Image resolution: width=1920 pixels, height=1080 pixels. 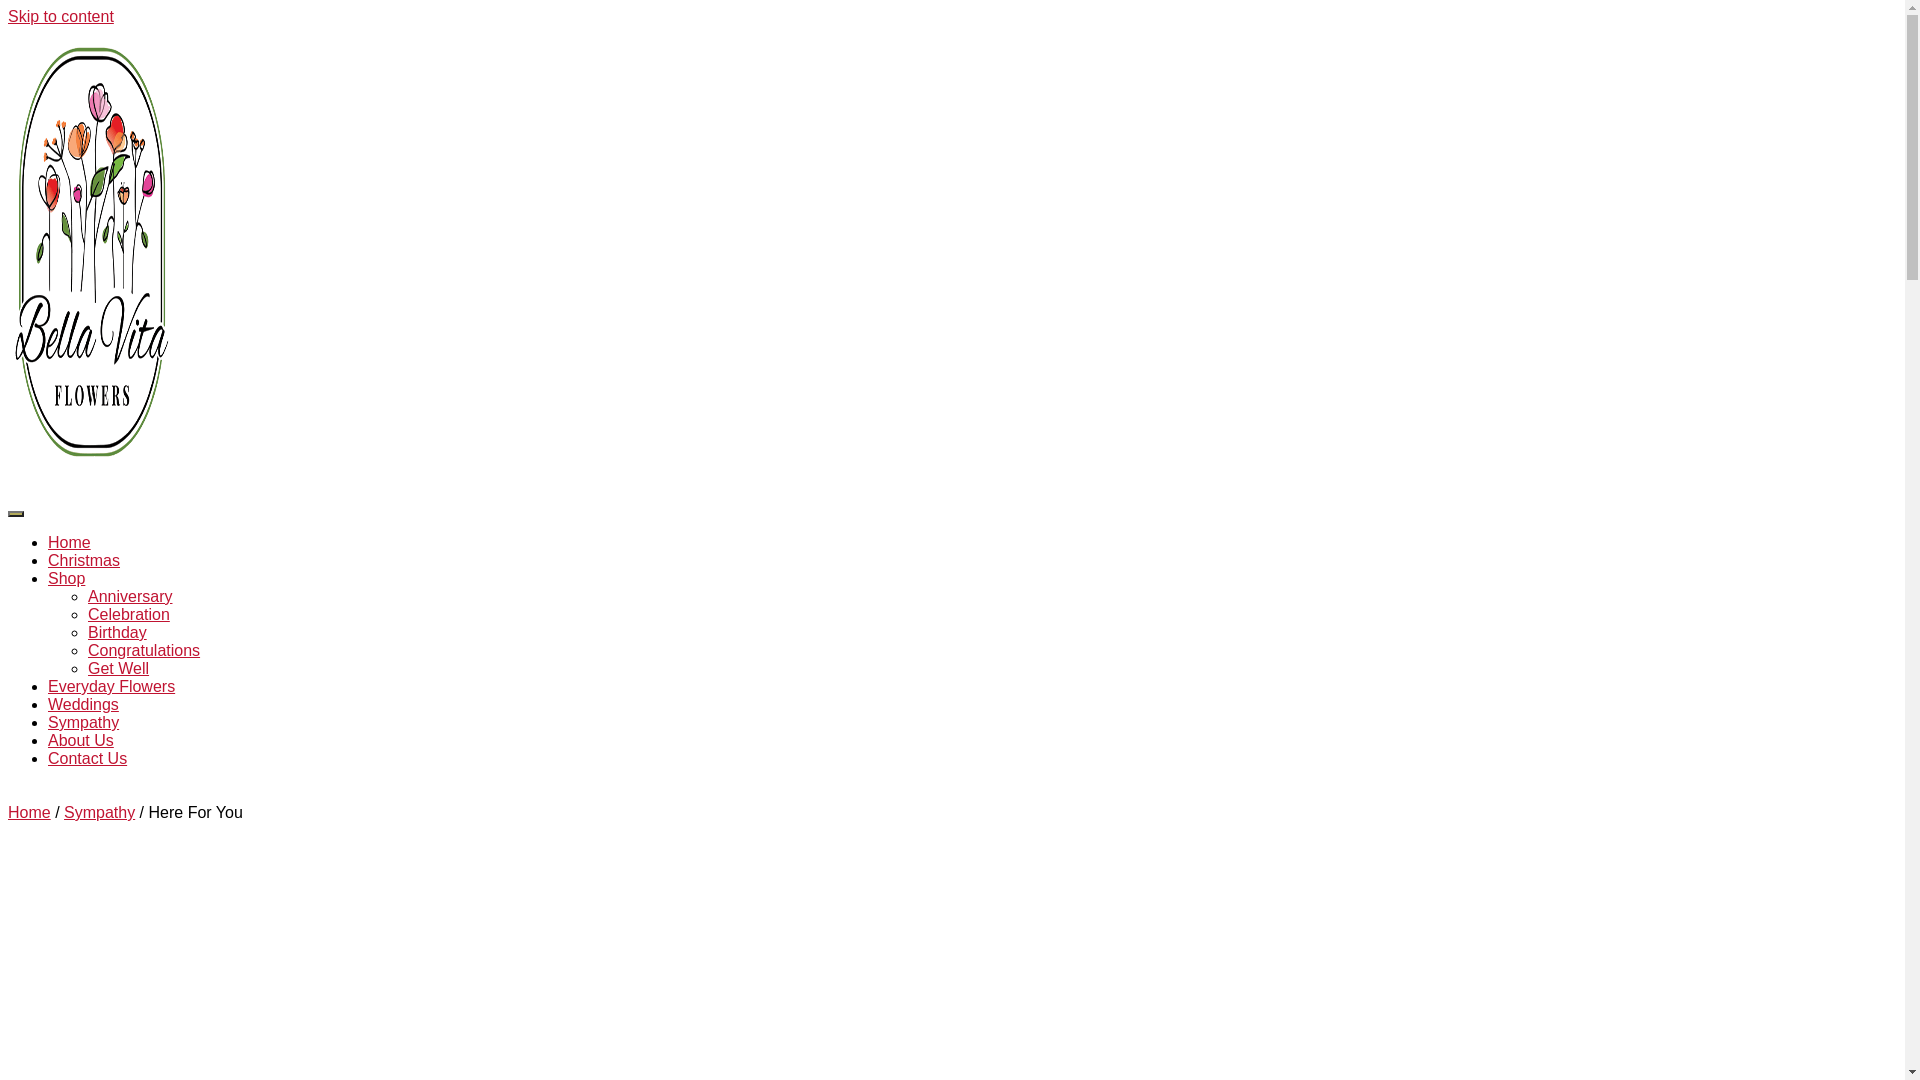 What do you see at coordinates (117, 668) in the screenshot?
I see `'Get Well'` at bounding box center [117, 668].